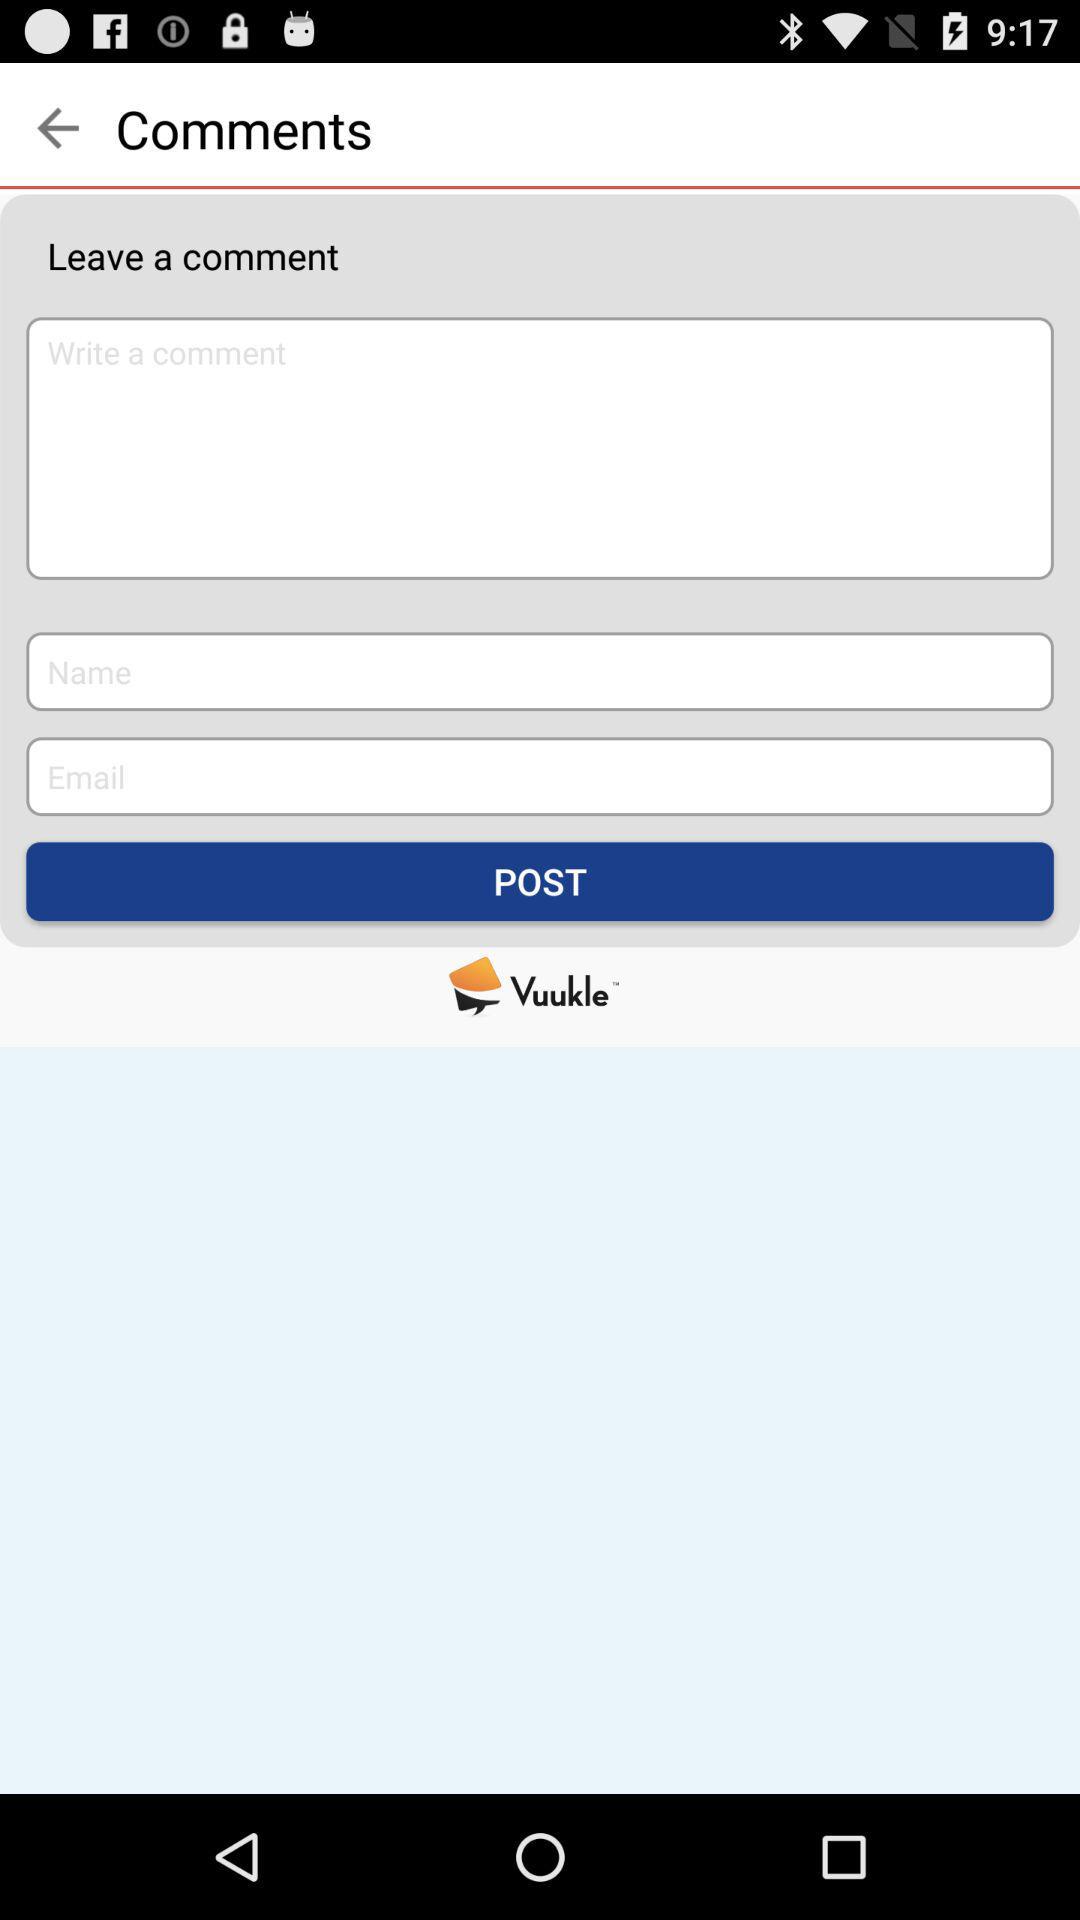 The image size is (1080, 1920). I want to click on visit the vuukle website, so click(540, 986).